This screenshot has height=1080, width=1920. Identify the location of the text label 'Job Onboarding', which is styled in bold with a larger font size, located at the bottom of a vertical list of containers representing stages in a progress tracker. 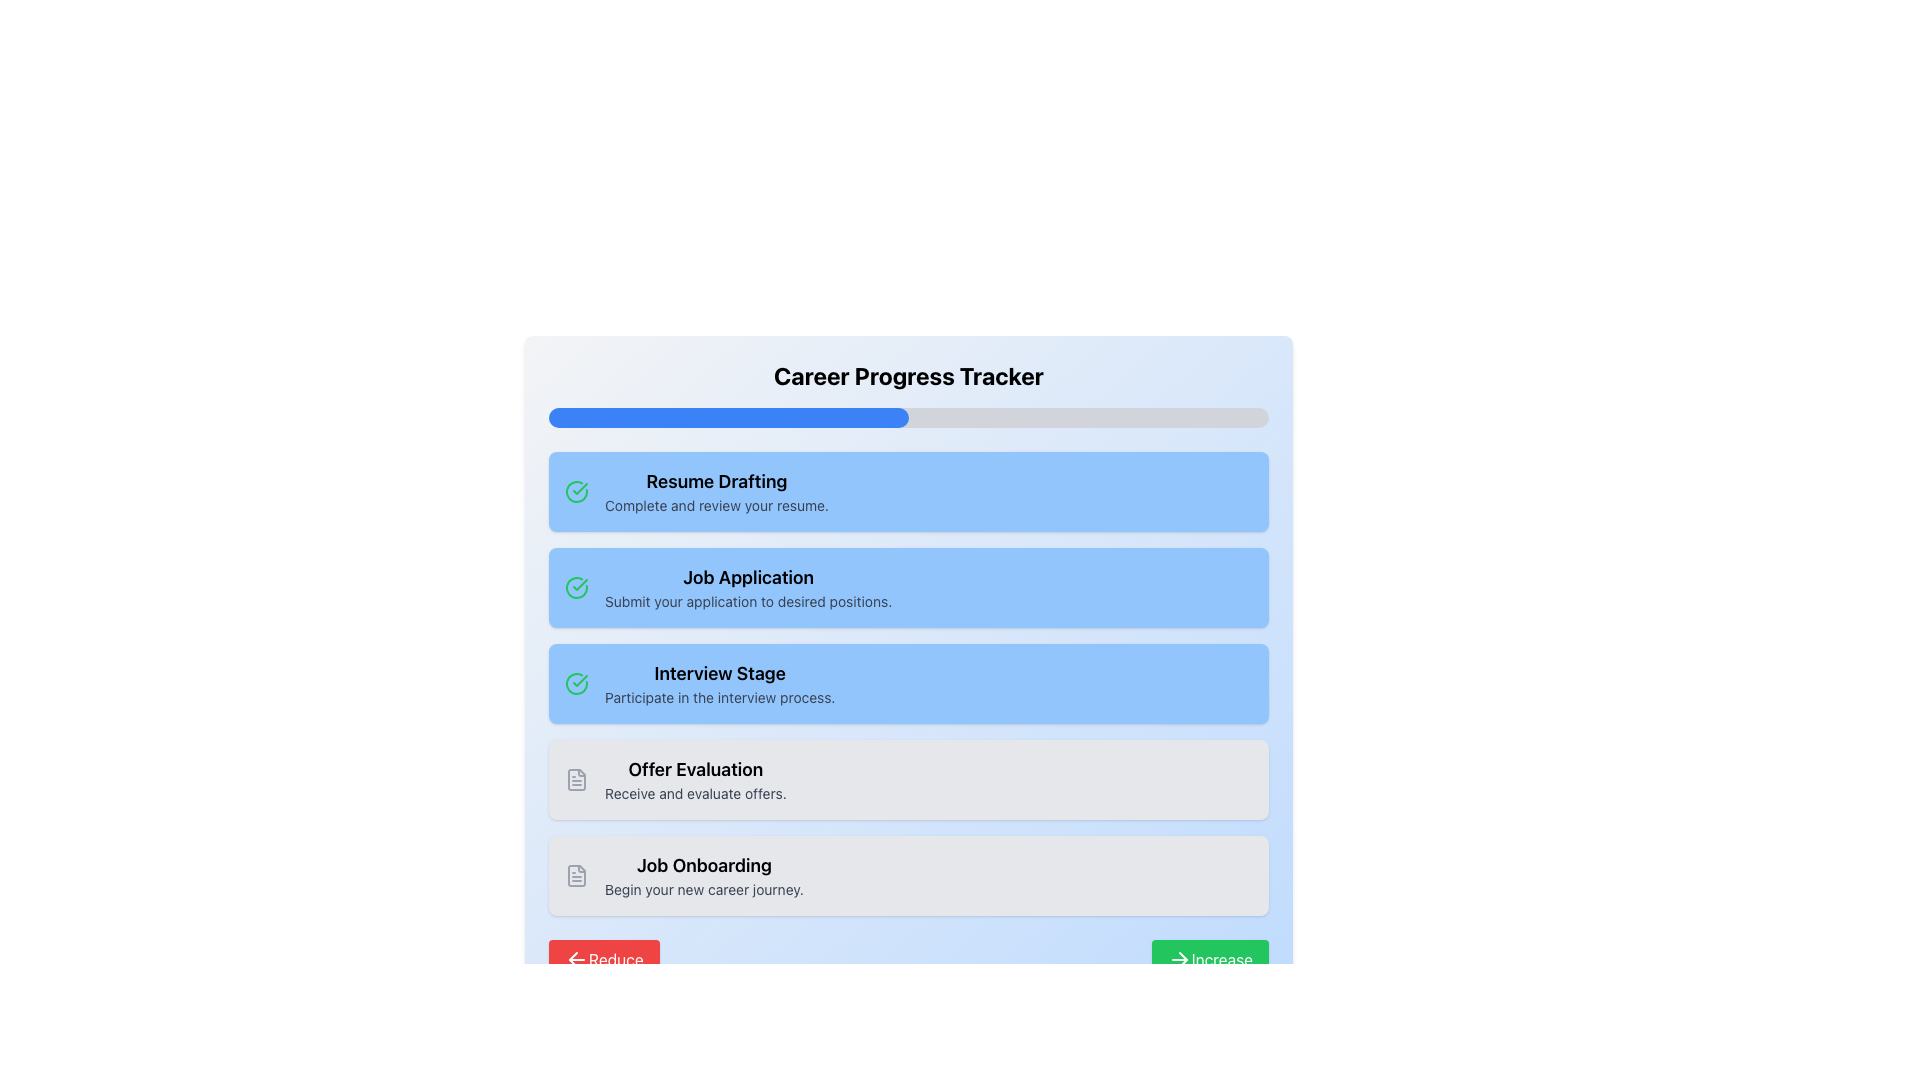
(704, 865).